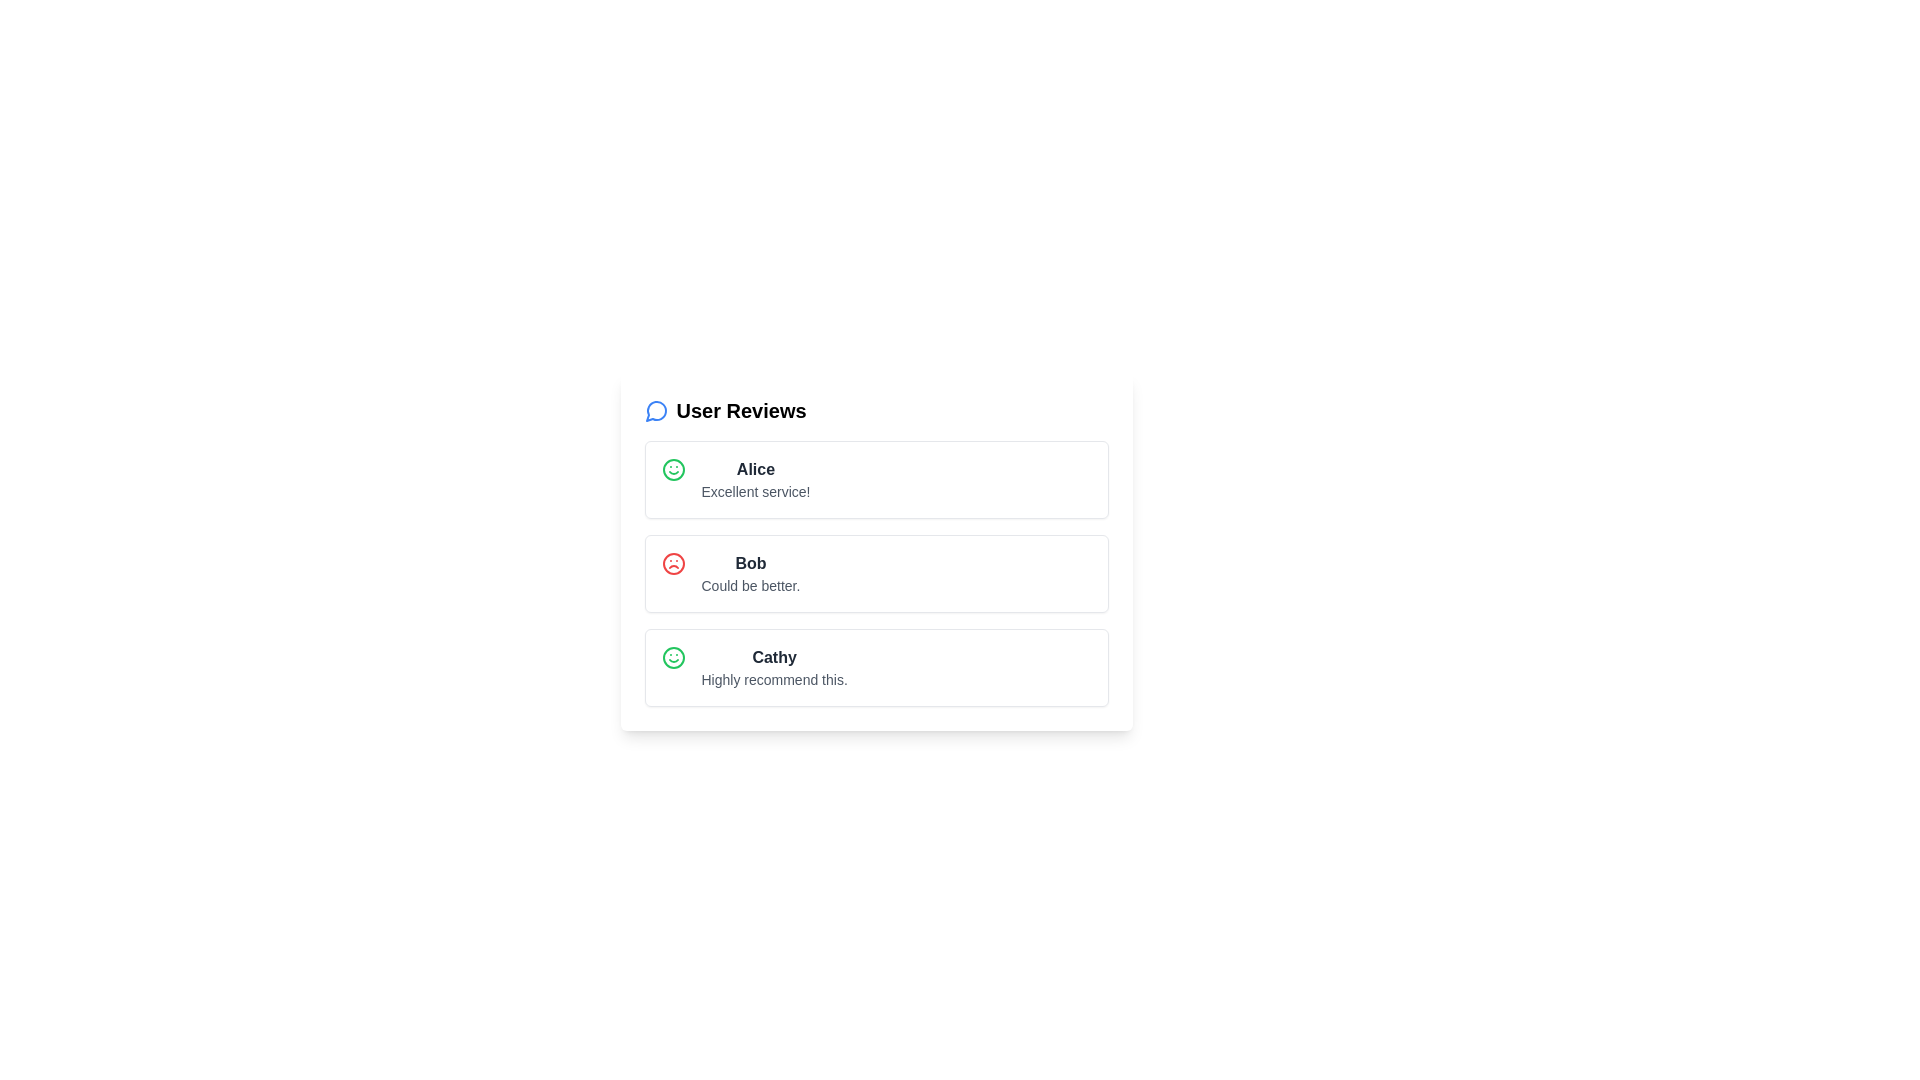  Describe the element at coordinates (673, 563) in the screenshot. I see `the rating icon corresponding to Bob` at that location.